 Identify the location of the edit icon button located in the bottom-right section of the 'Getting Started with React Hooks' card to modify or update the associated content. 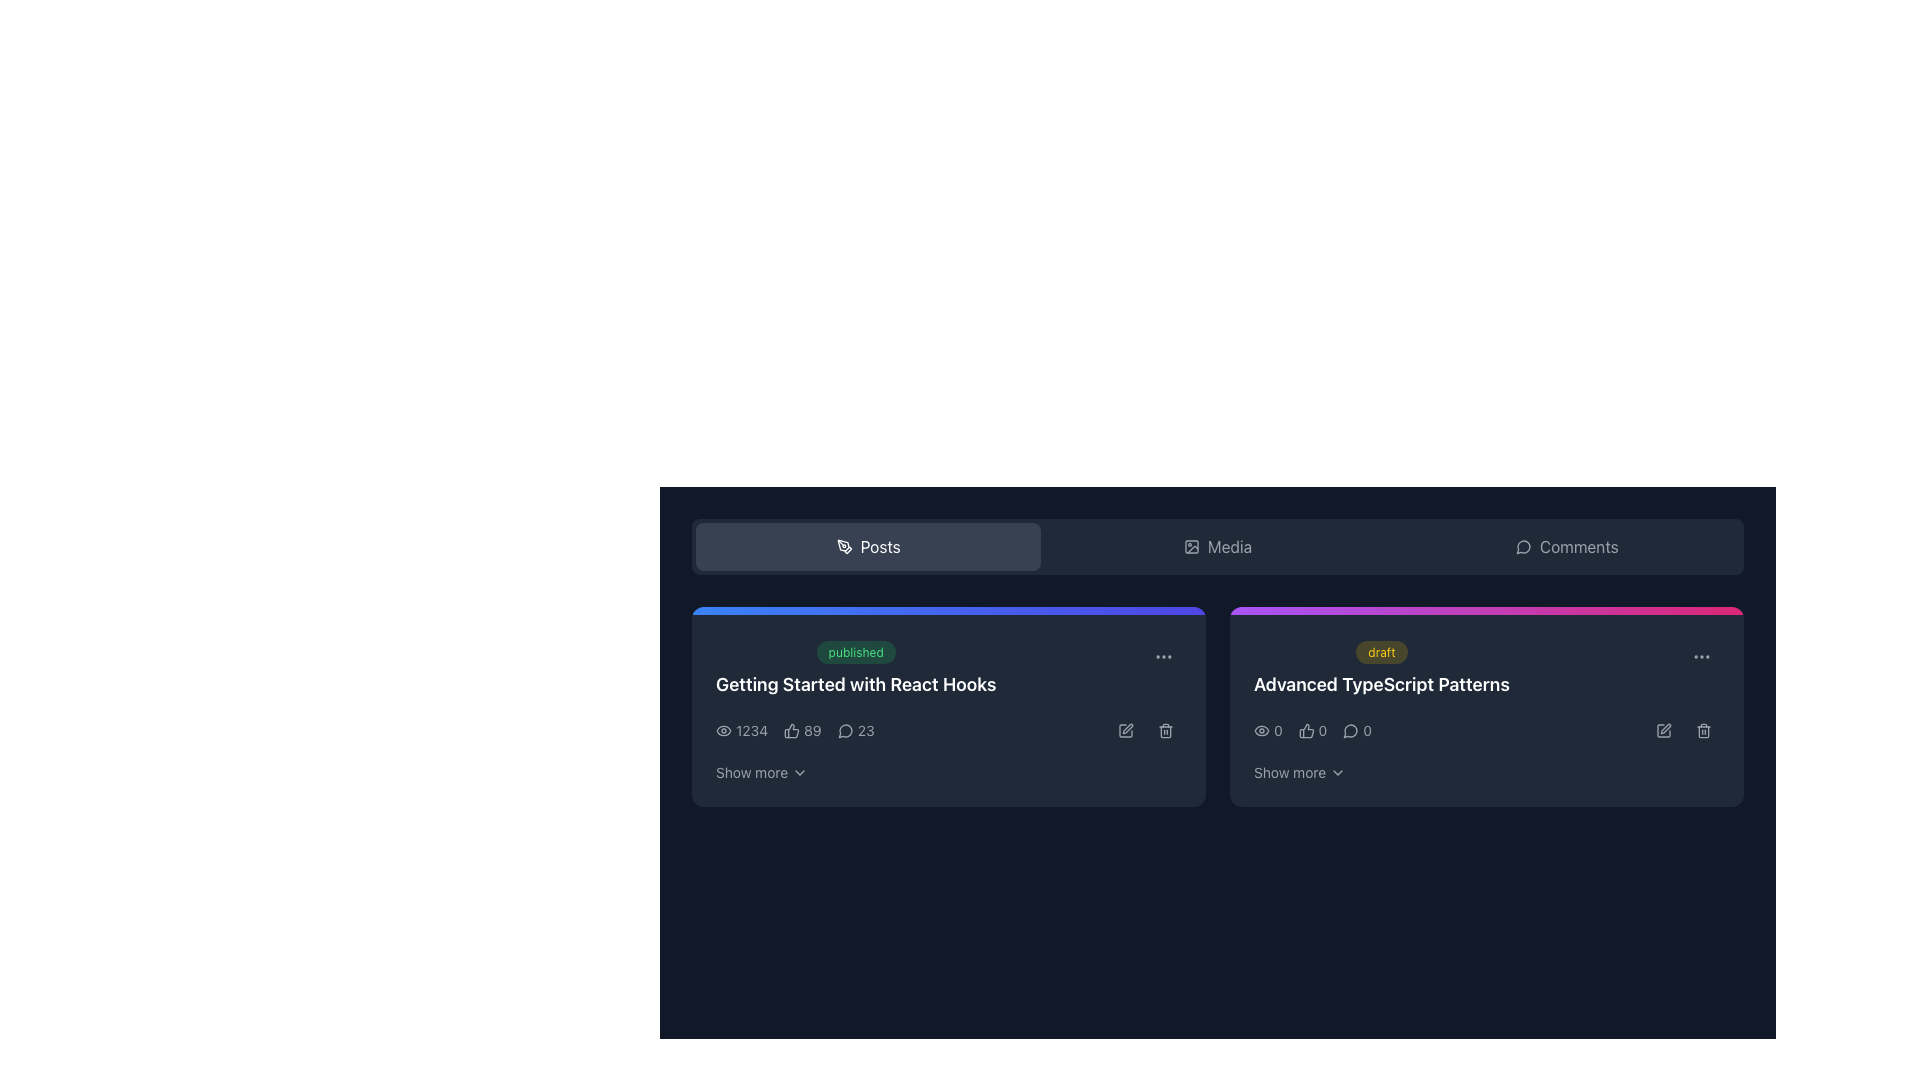
(1128, 729).